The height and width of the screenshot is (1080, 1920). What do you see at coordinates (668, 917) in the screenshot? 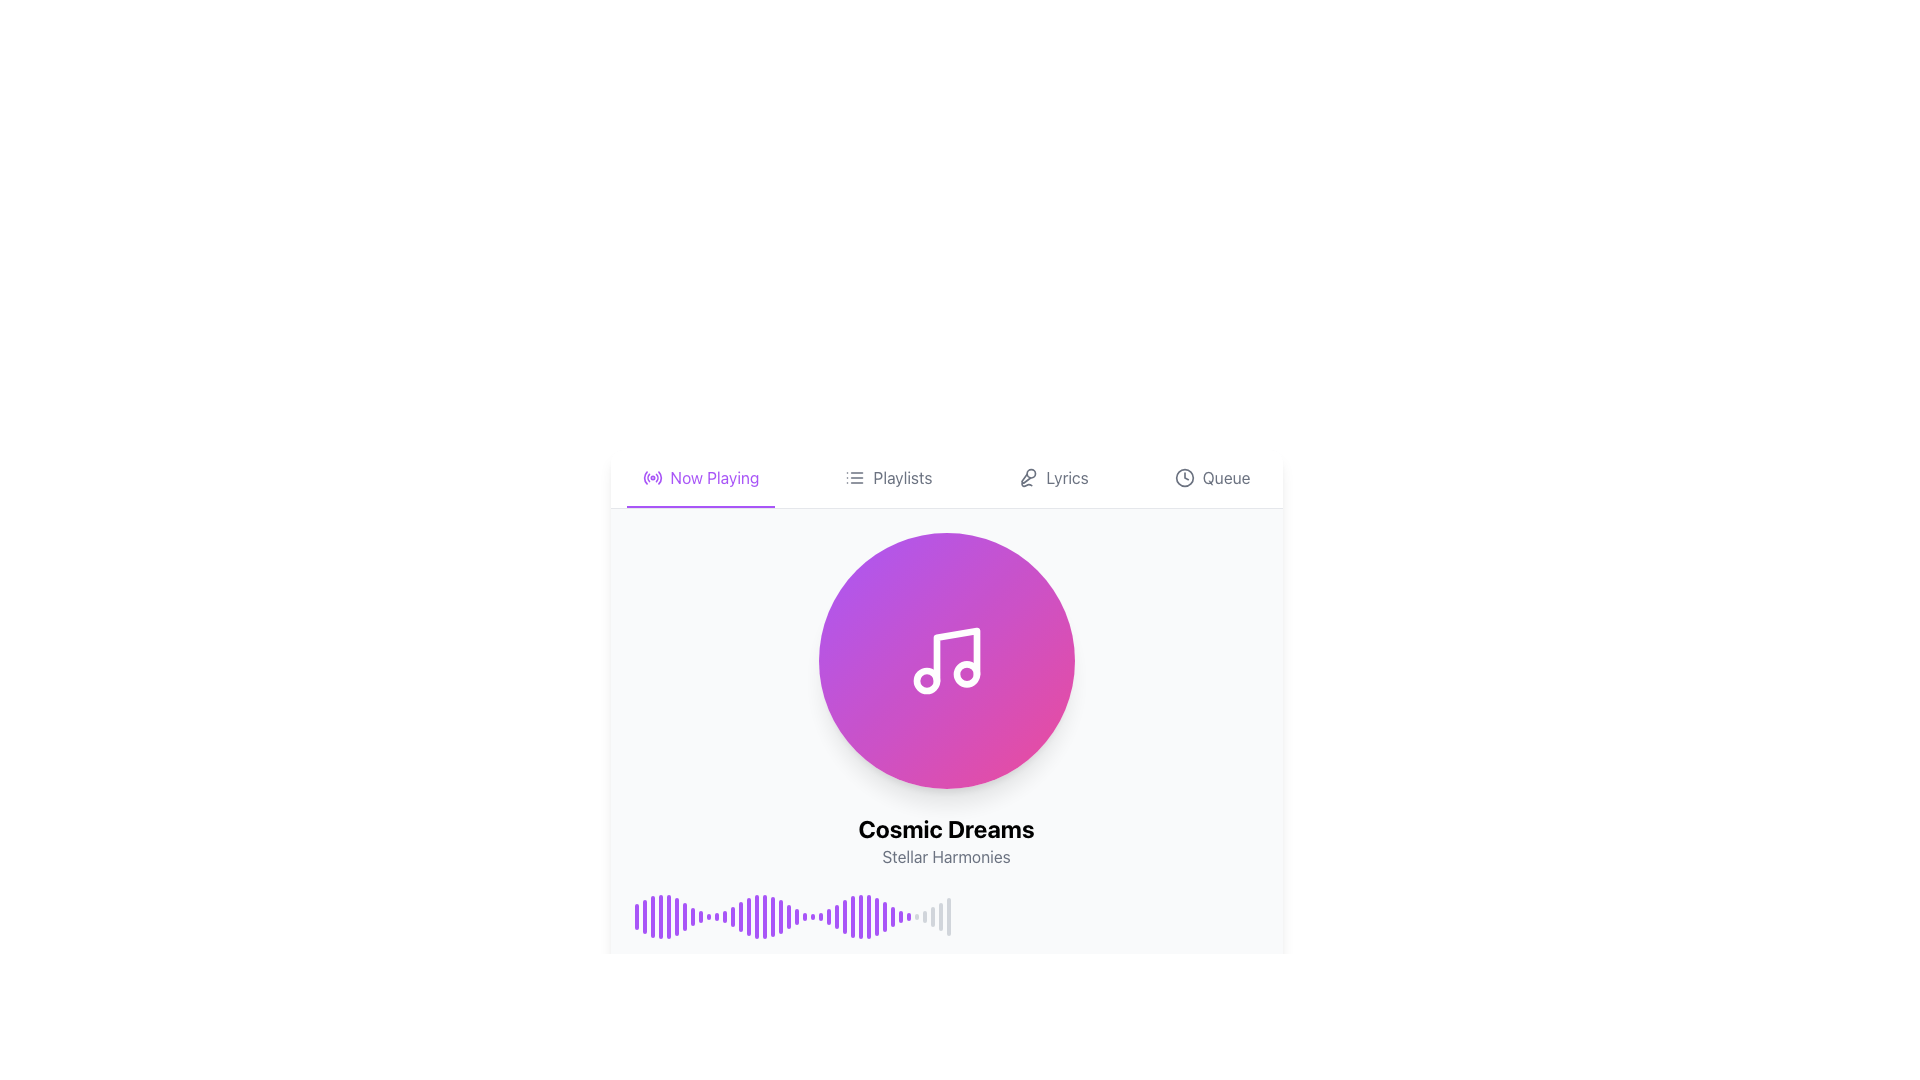
I see `the fifth purple vertical bar of the waveform, which is positioned below the central music icon and title` at bounding box center [668, 917].